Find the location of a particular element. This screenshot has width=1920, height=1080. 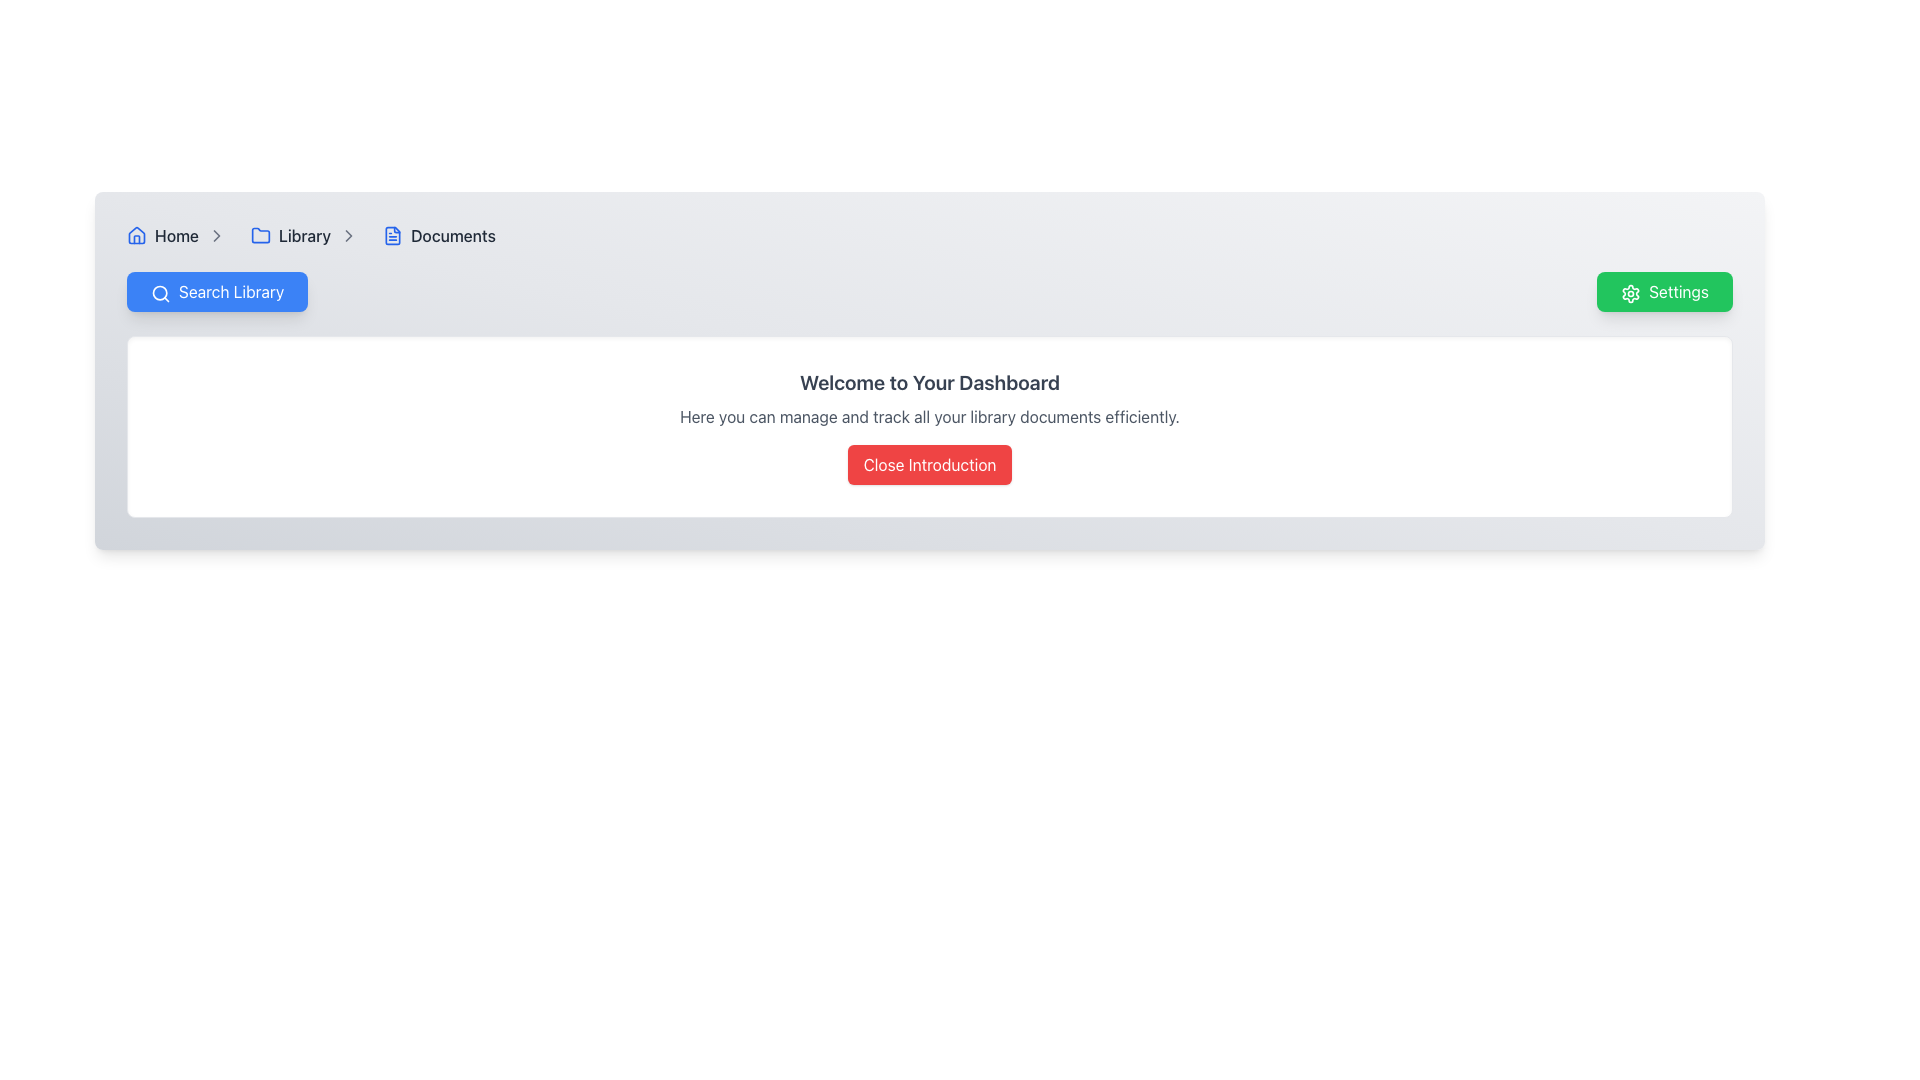

the Breadcrumb navigation item labeled 'Documents' which is the third item in the breadcrumb bar, following 'Home' and 'Library' is located at coordinates (438, 234).